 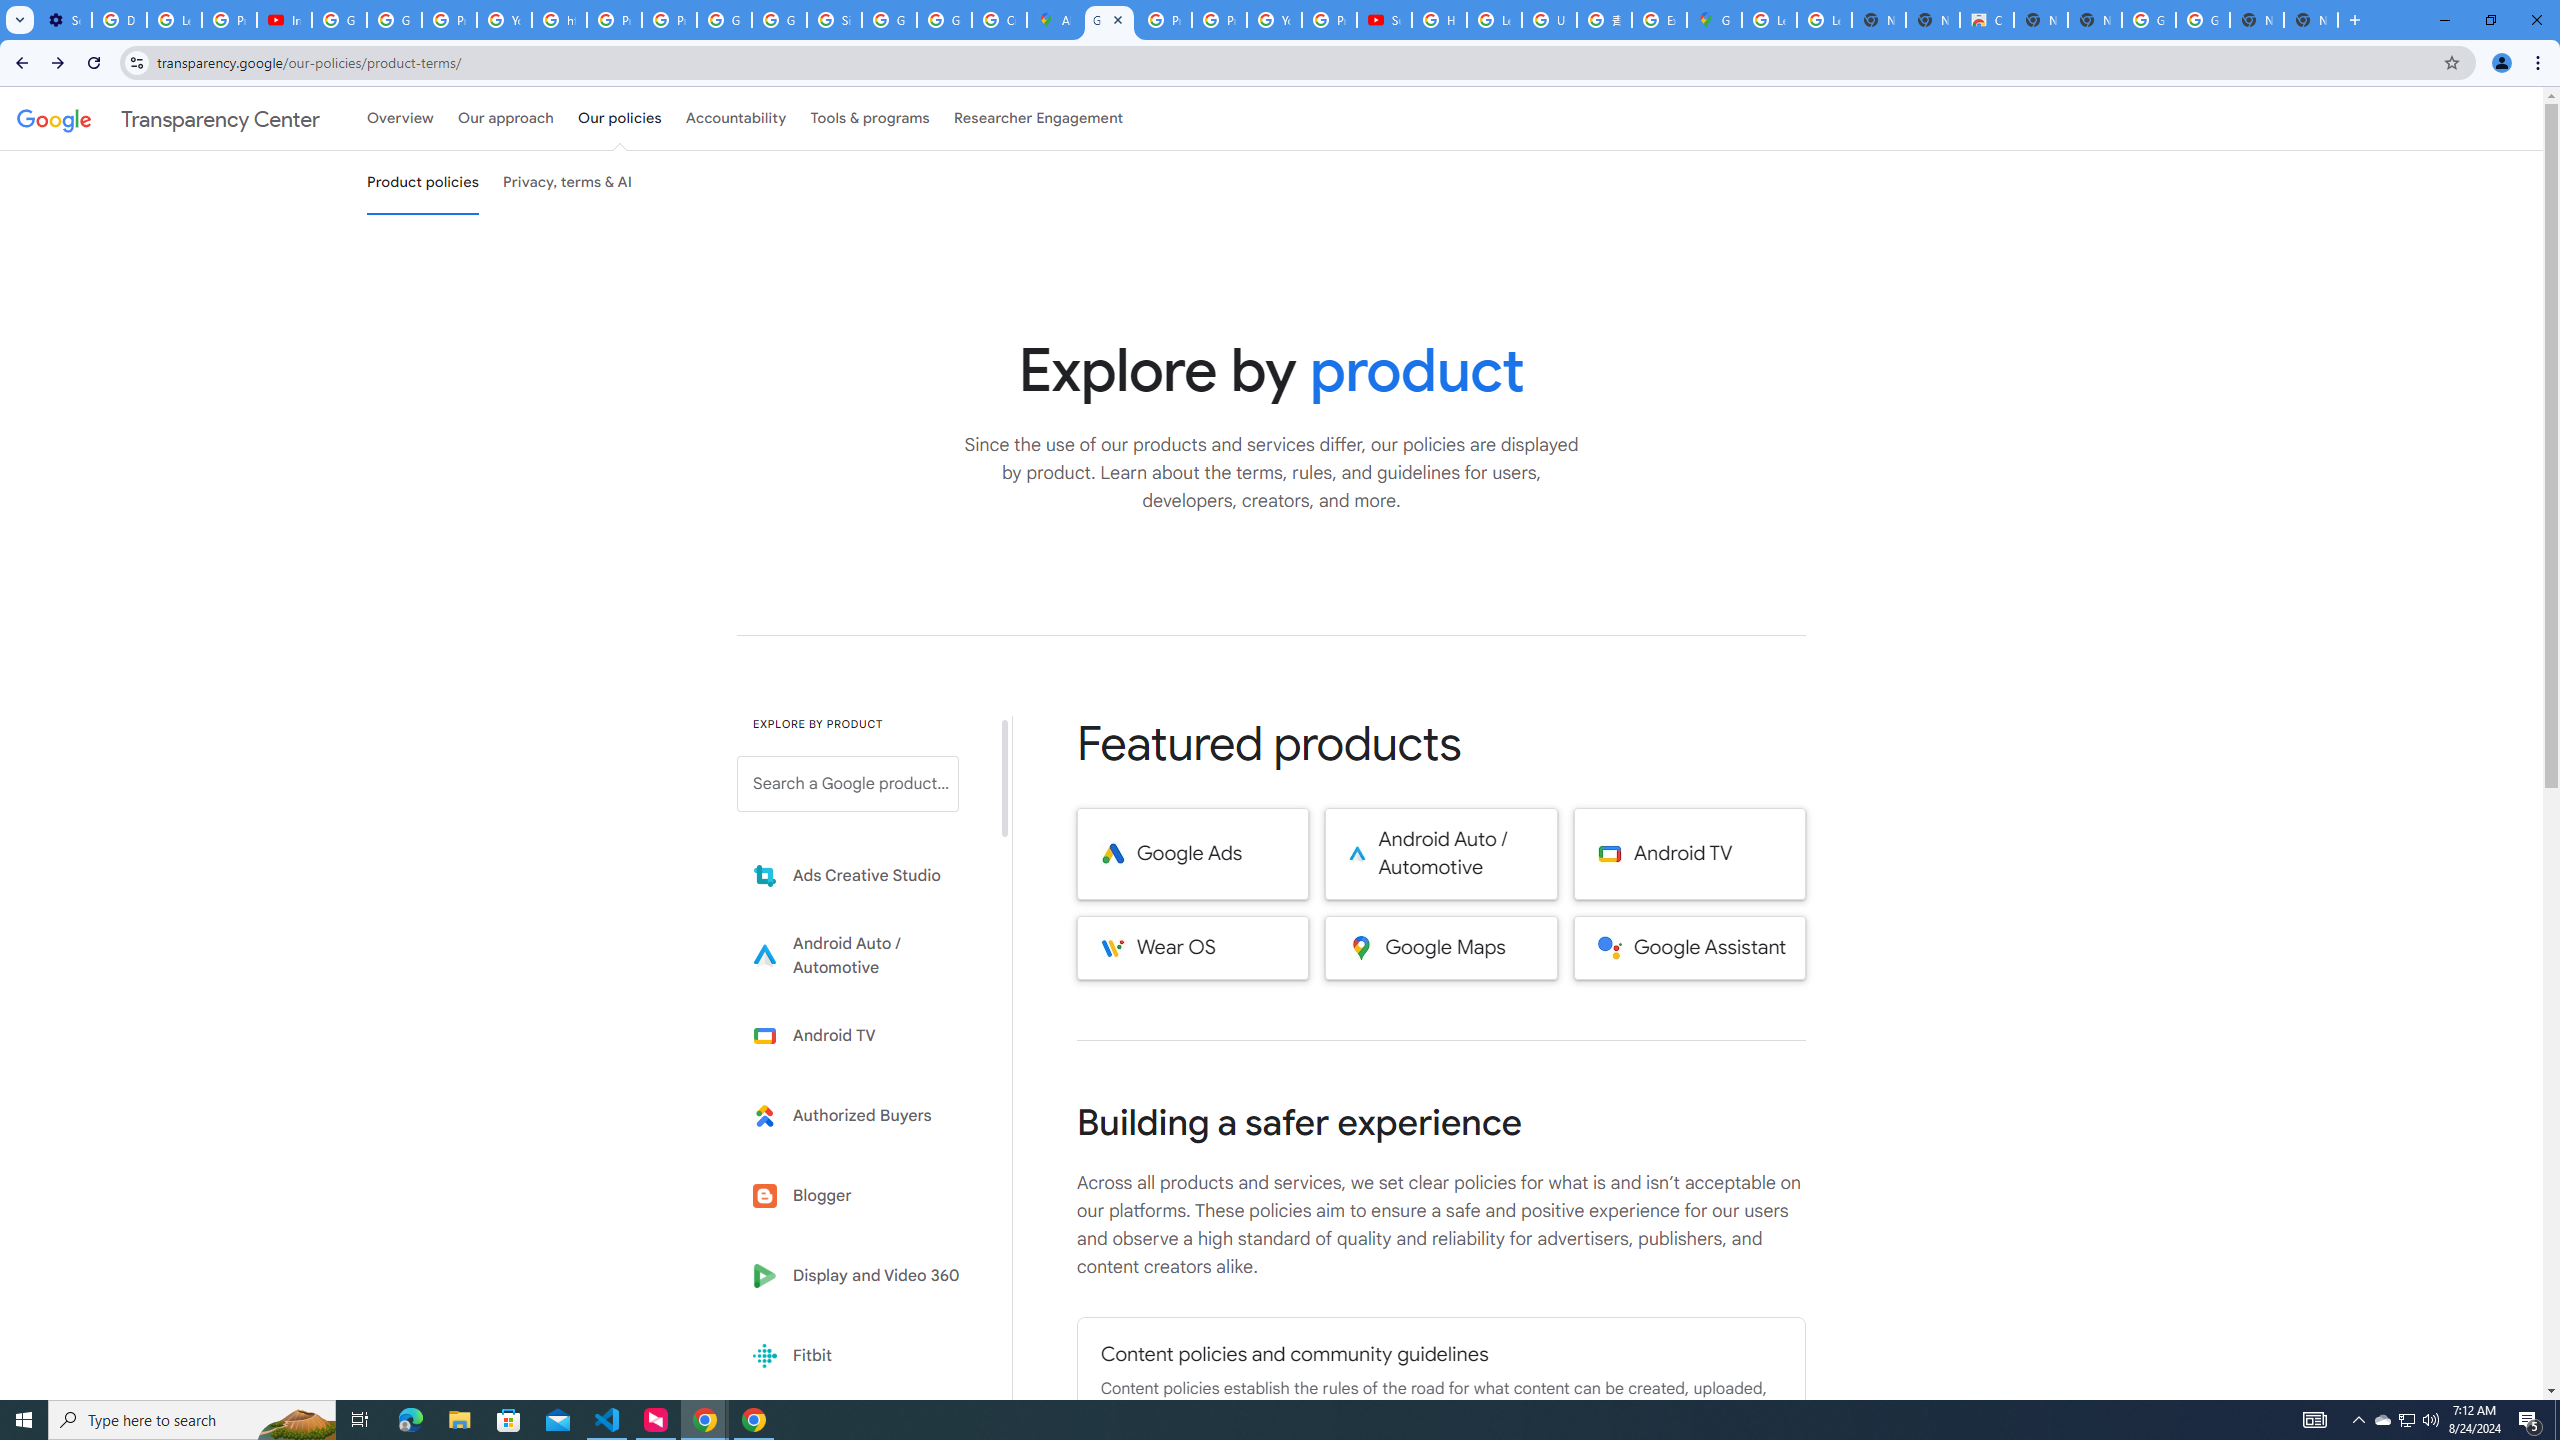 I want to click on 'Our approach', so click(x=505, y=118).